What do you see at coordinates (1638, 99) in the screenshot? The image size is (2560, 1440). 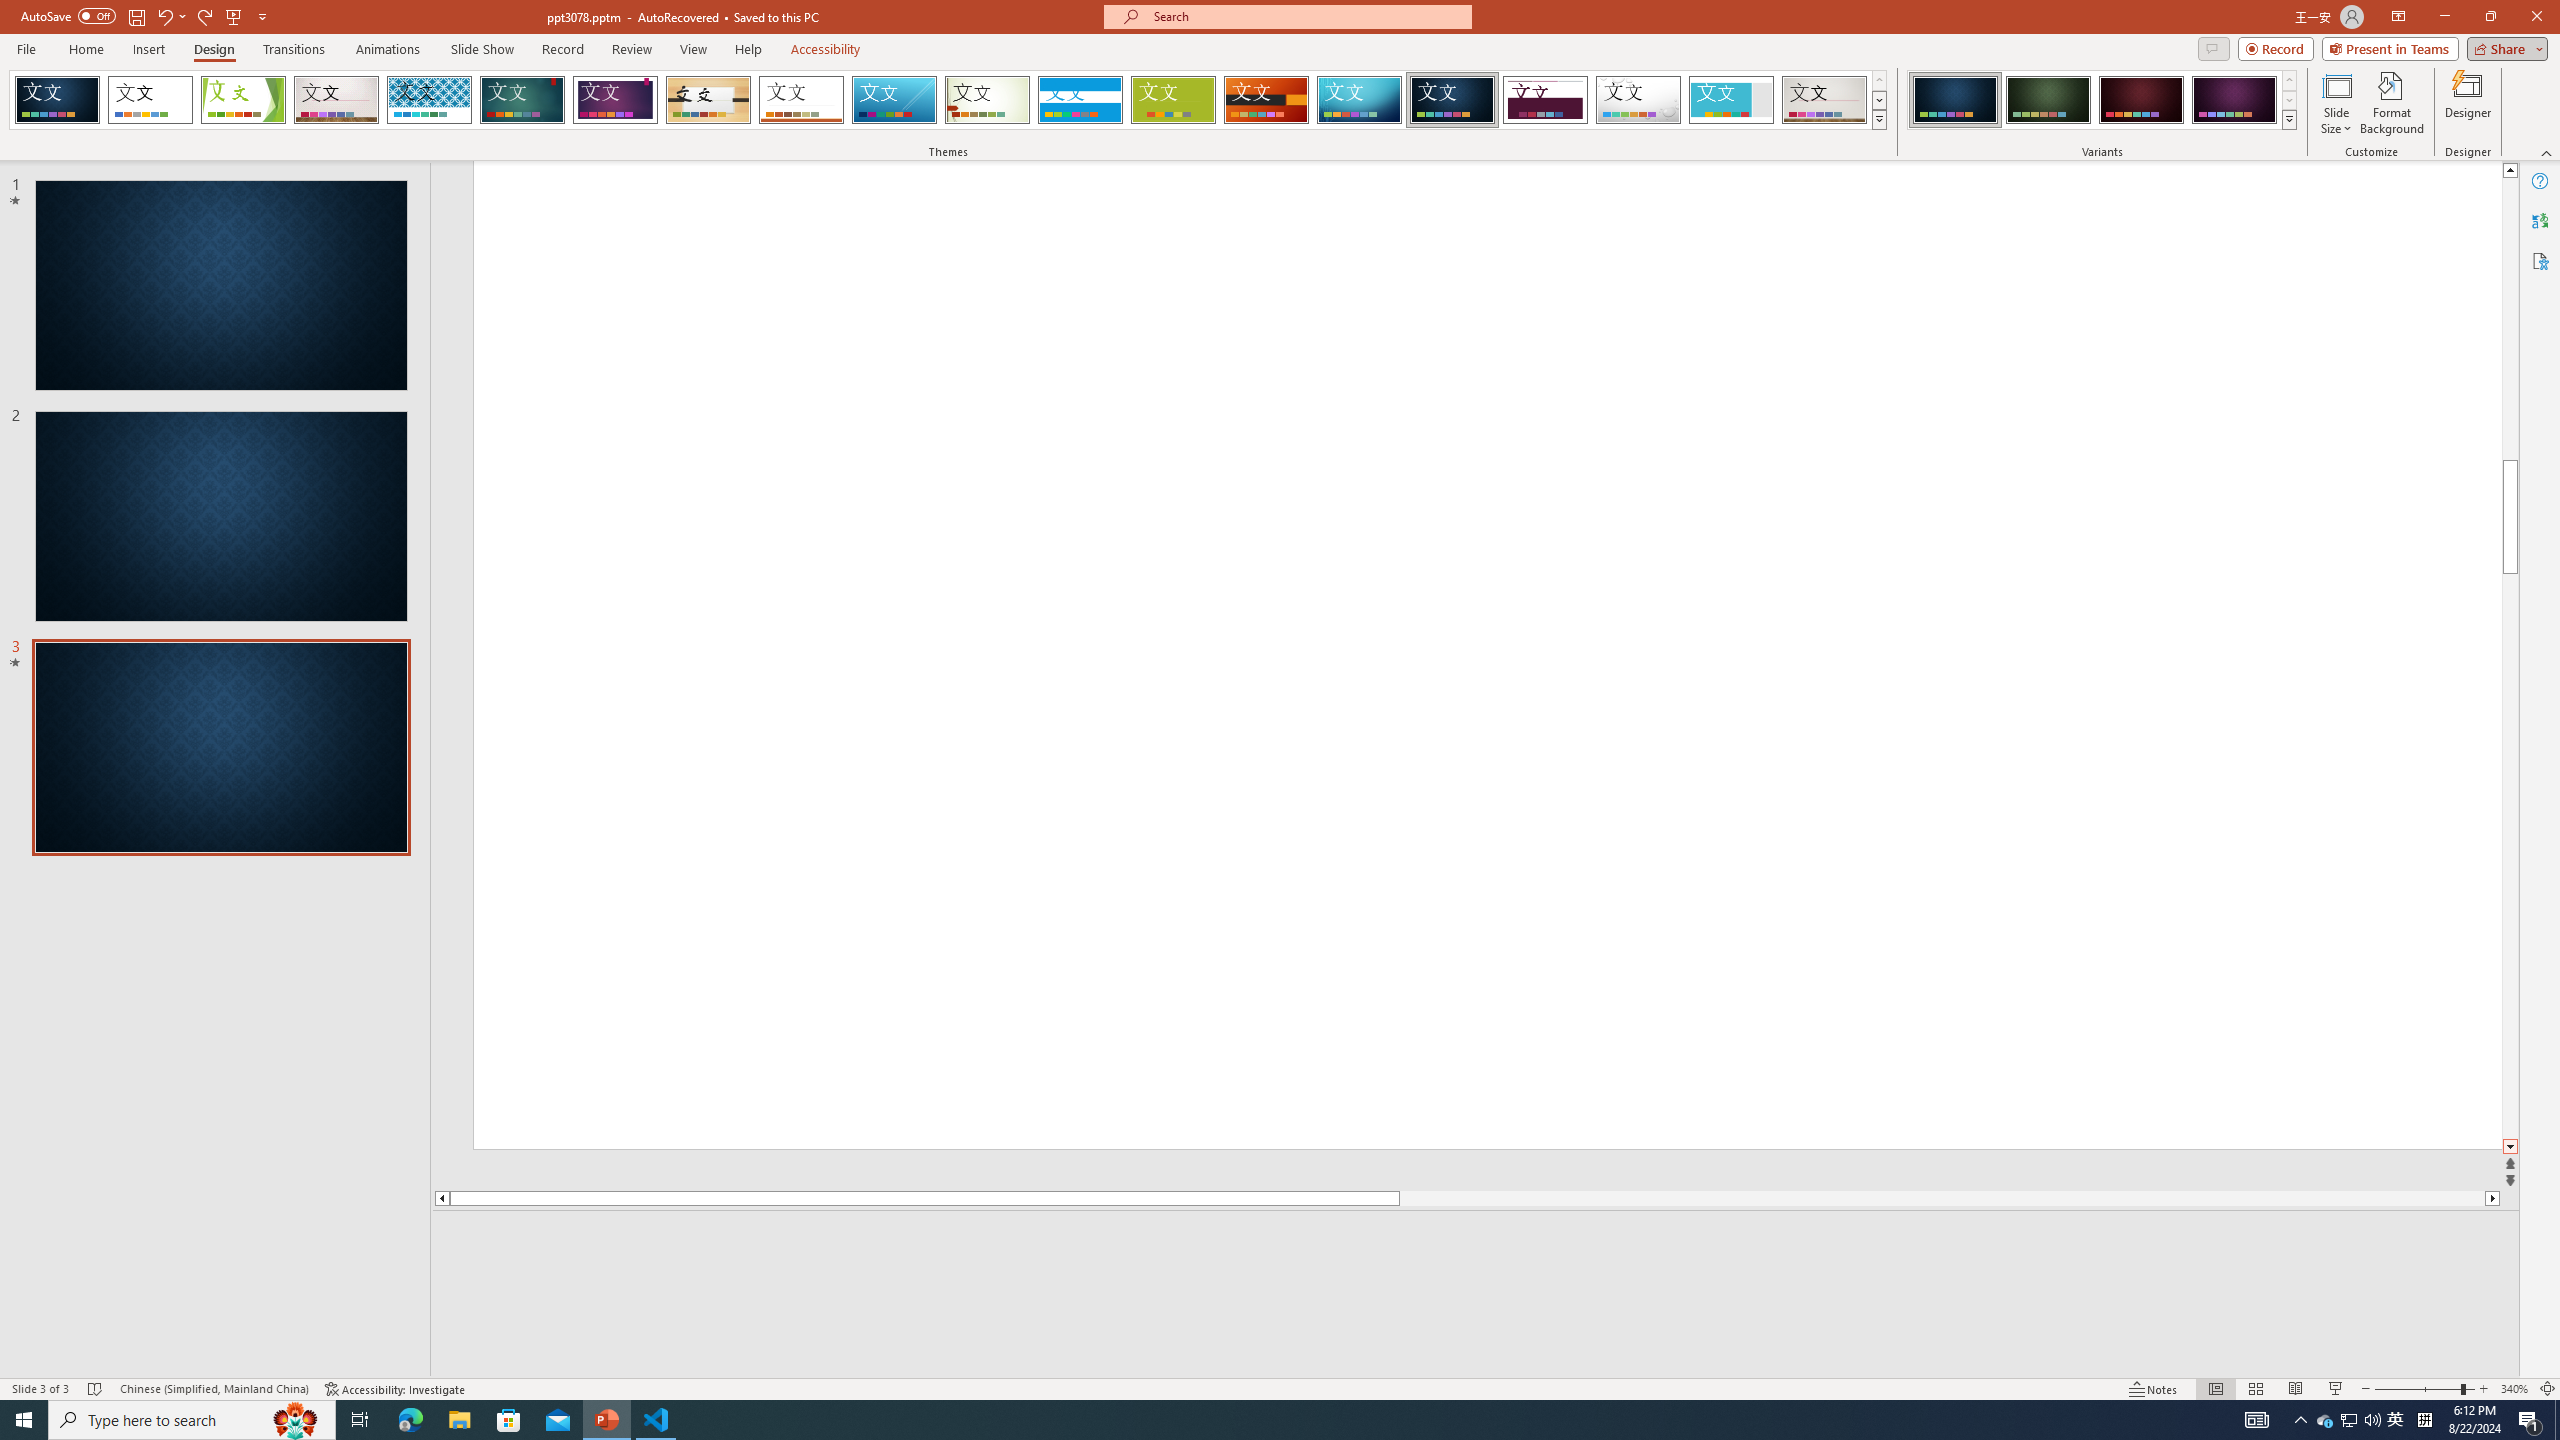 I see `'Droplet'` at bounding box center [1638, 99].